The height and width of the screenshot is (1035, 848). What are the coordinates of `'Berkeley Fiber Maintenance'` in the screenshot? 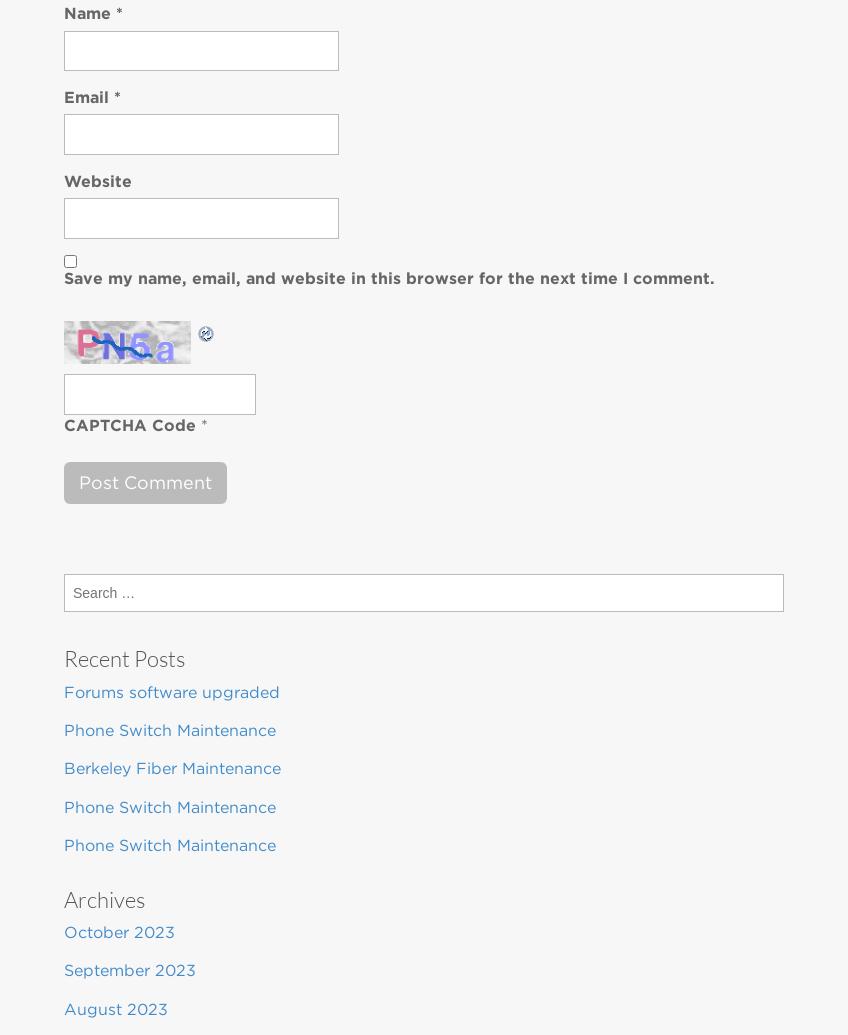 It's located at (172, 767).